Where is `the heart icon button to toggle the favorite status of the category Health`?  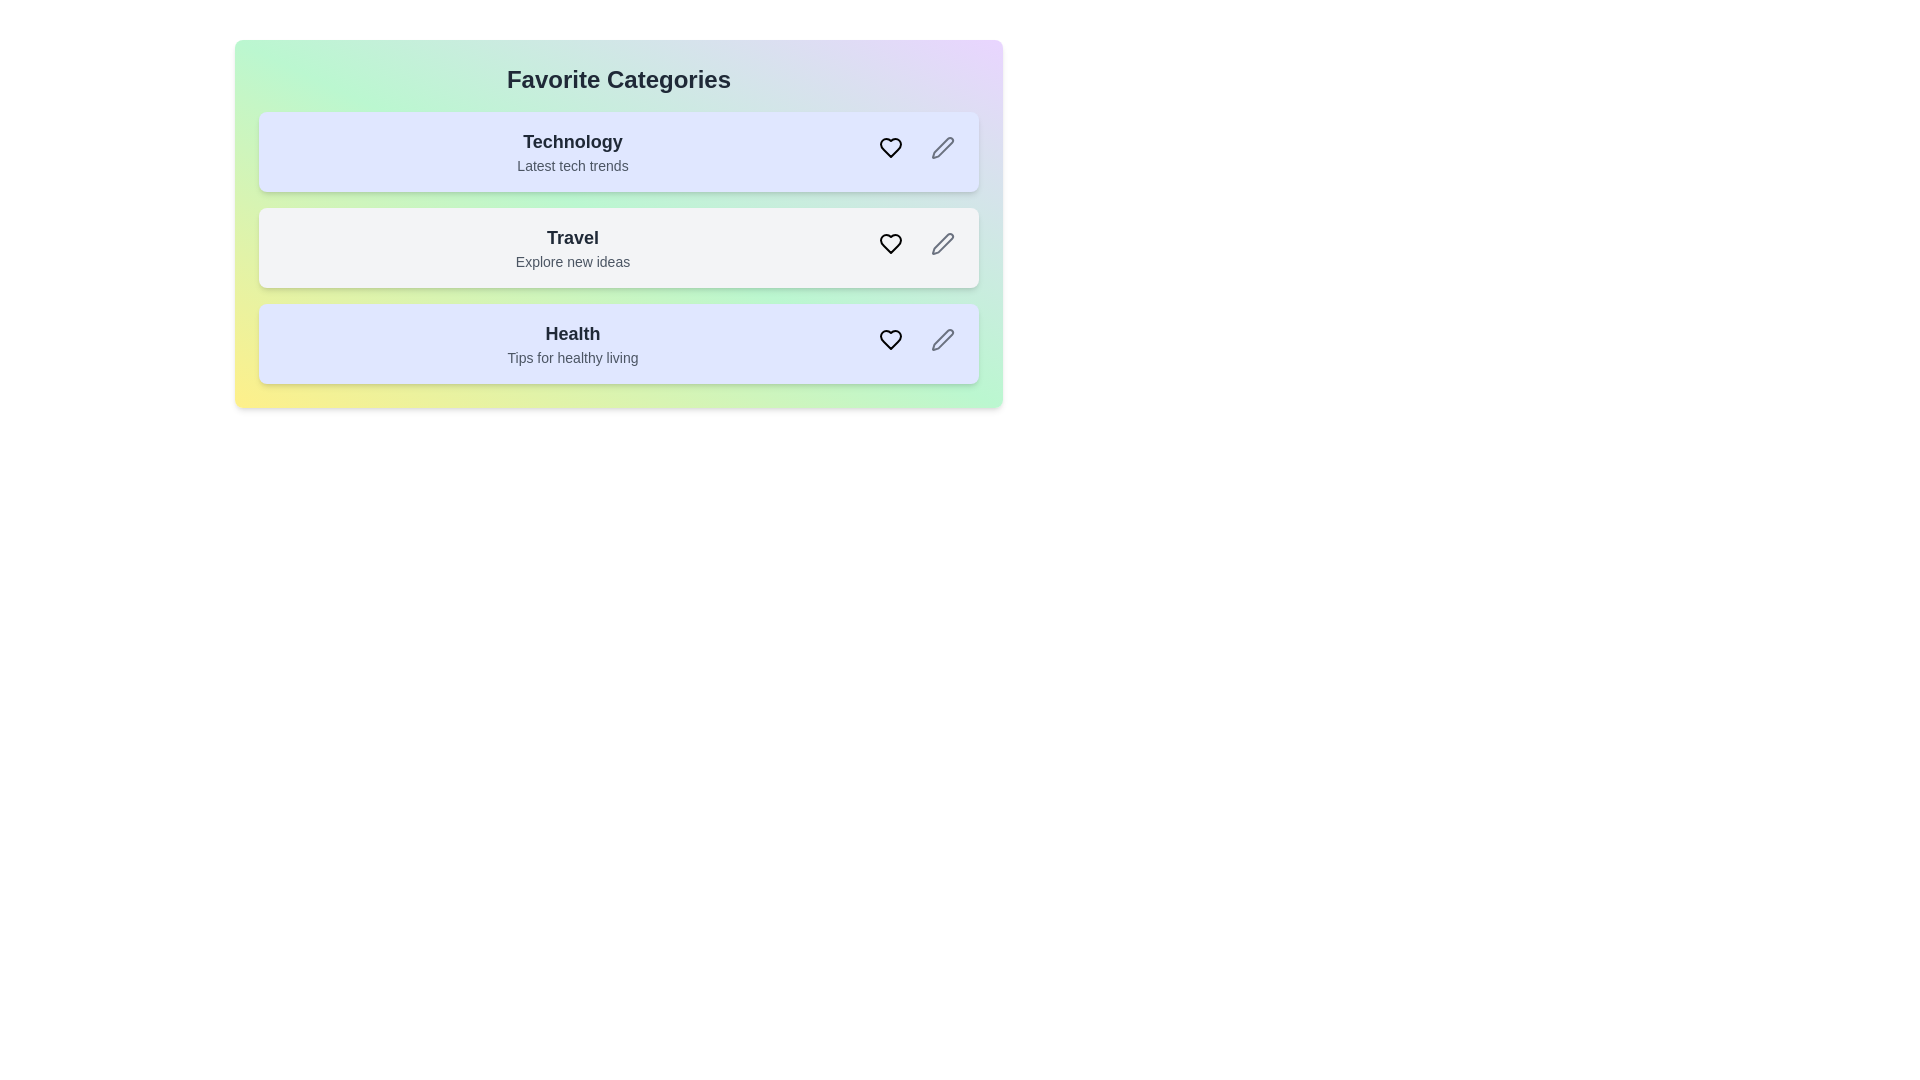 the heart icon button to toggle the favorite status of the category Health is located at coordinates (890, 338).